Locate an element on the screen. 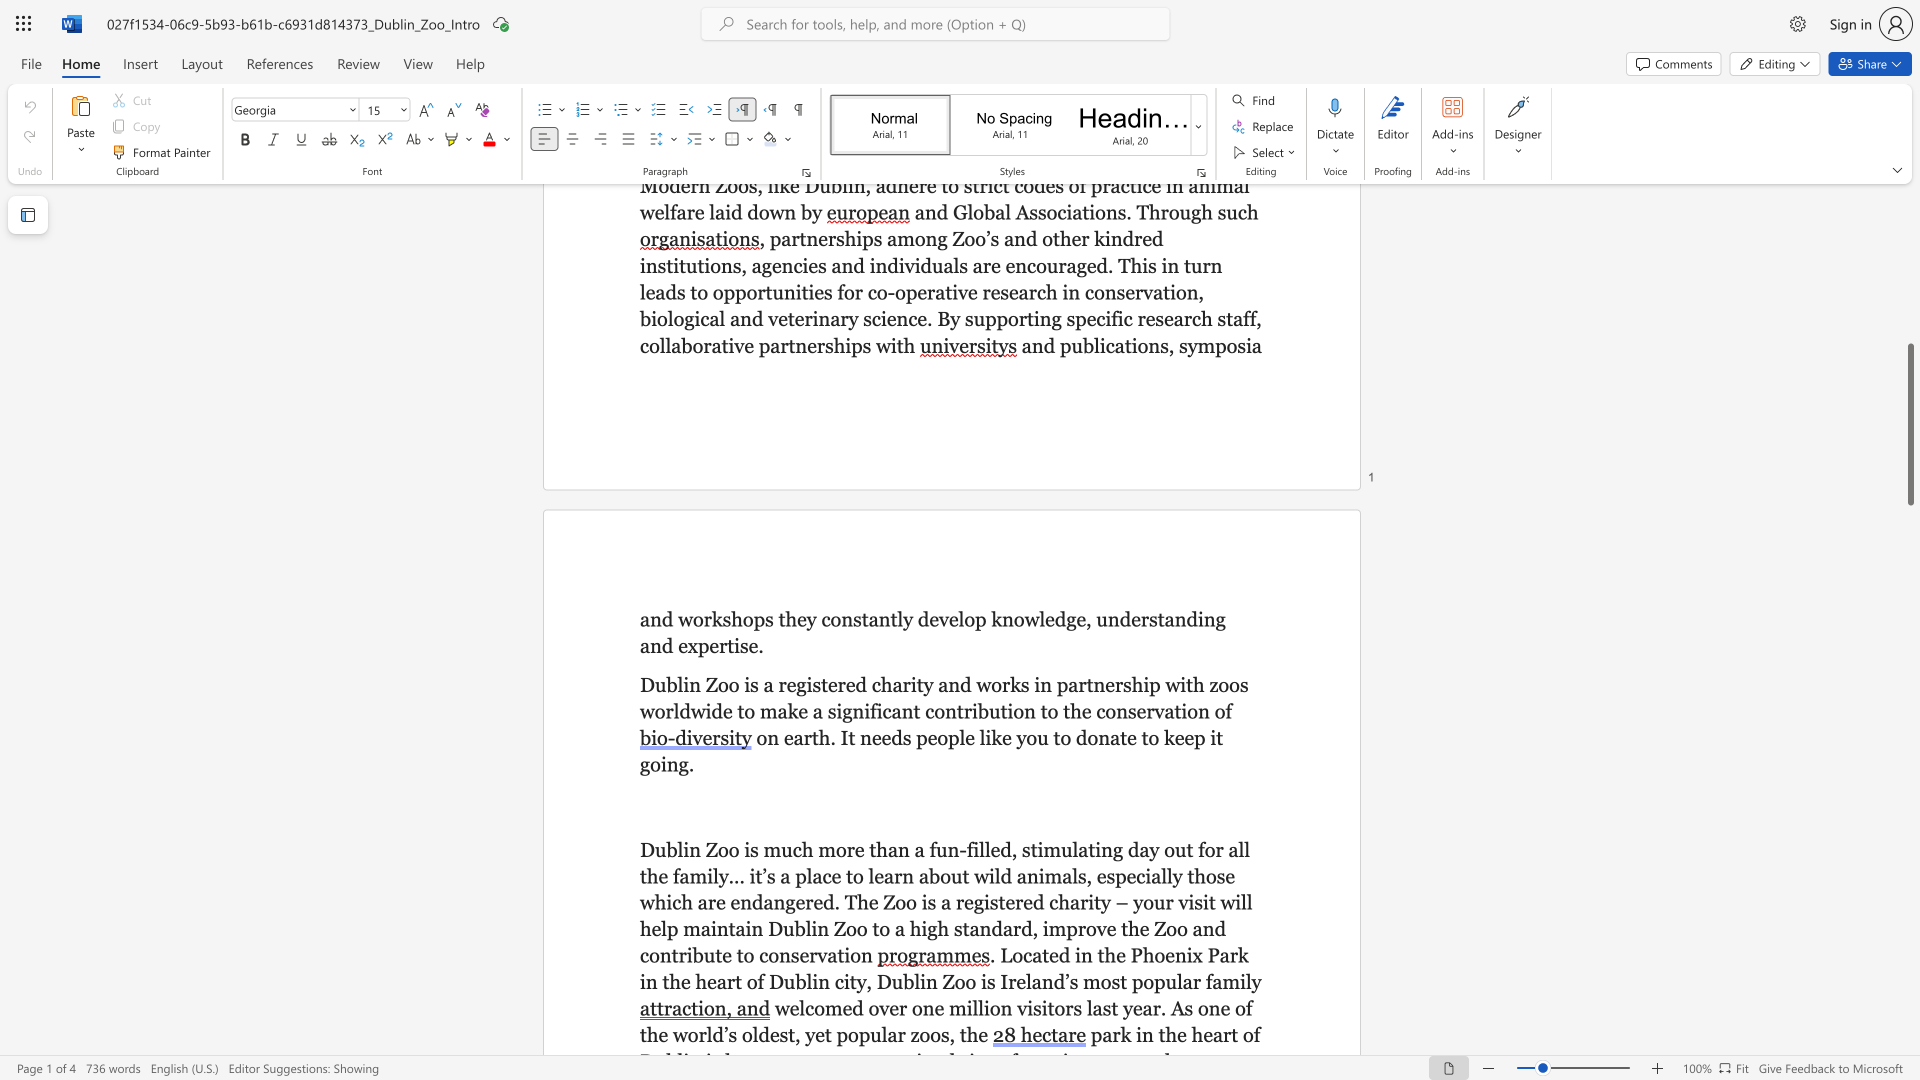 This screenshot has height=1080, width=1920. the subset text "ted in the Phoenix Park in the heart of Dubli" within the text ". Located in the Phoenix Park in the heart of Dublin city, Dublin Zoo is Ireland’s most popular family" is located at coordinates (1041, 954).